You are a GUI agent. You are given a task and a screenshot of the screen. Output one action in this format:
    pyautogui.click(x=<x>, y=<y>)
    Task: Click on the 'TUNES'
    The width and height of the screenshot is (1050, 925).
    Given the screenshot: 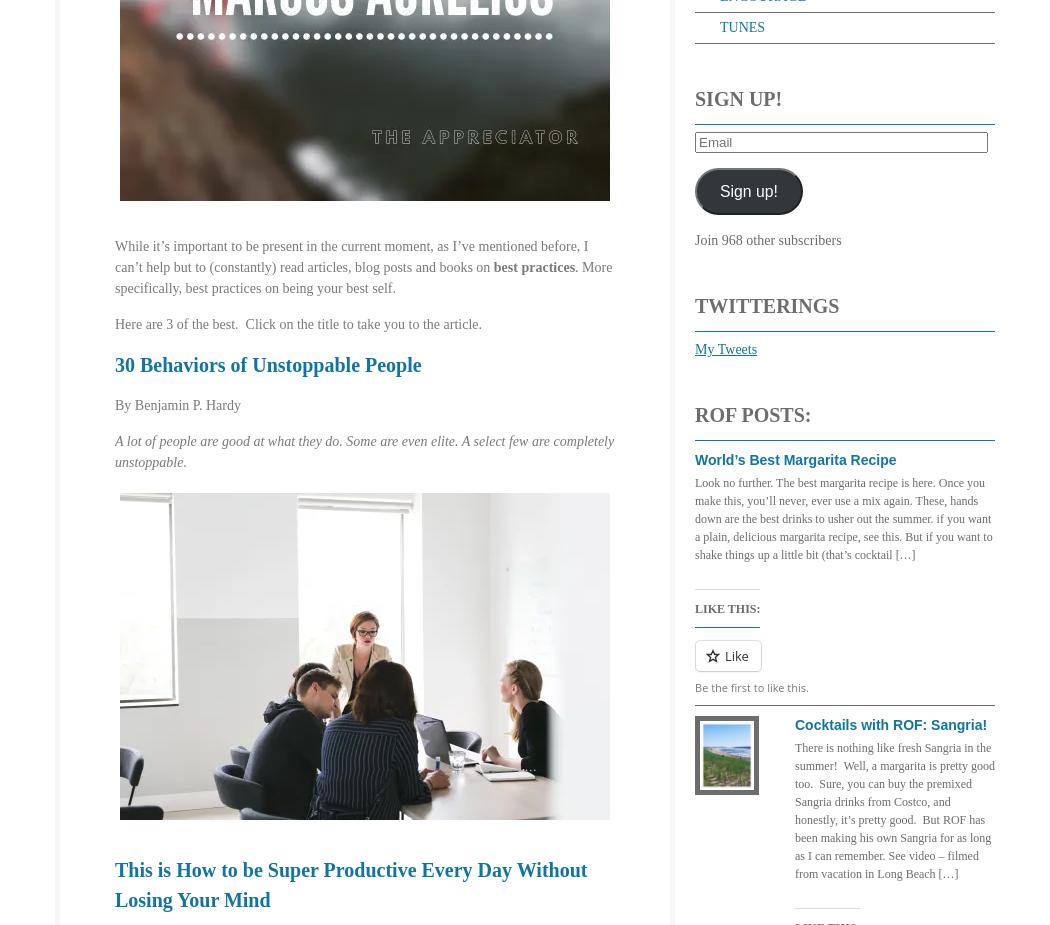 What is the action you would take?
    pyautogui.click(x=741, y=26)
    